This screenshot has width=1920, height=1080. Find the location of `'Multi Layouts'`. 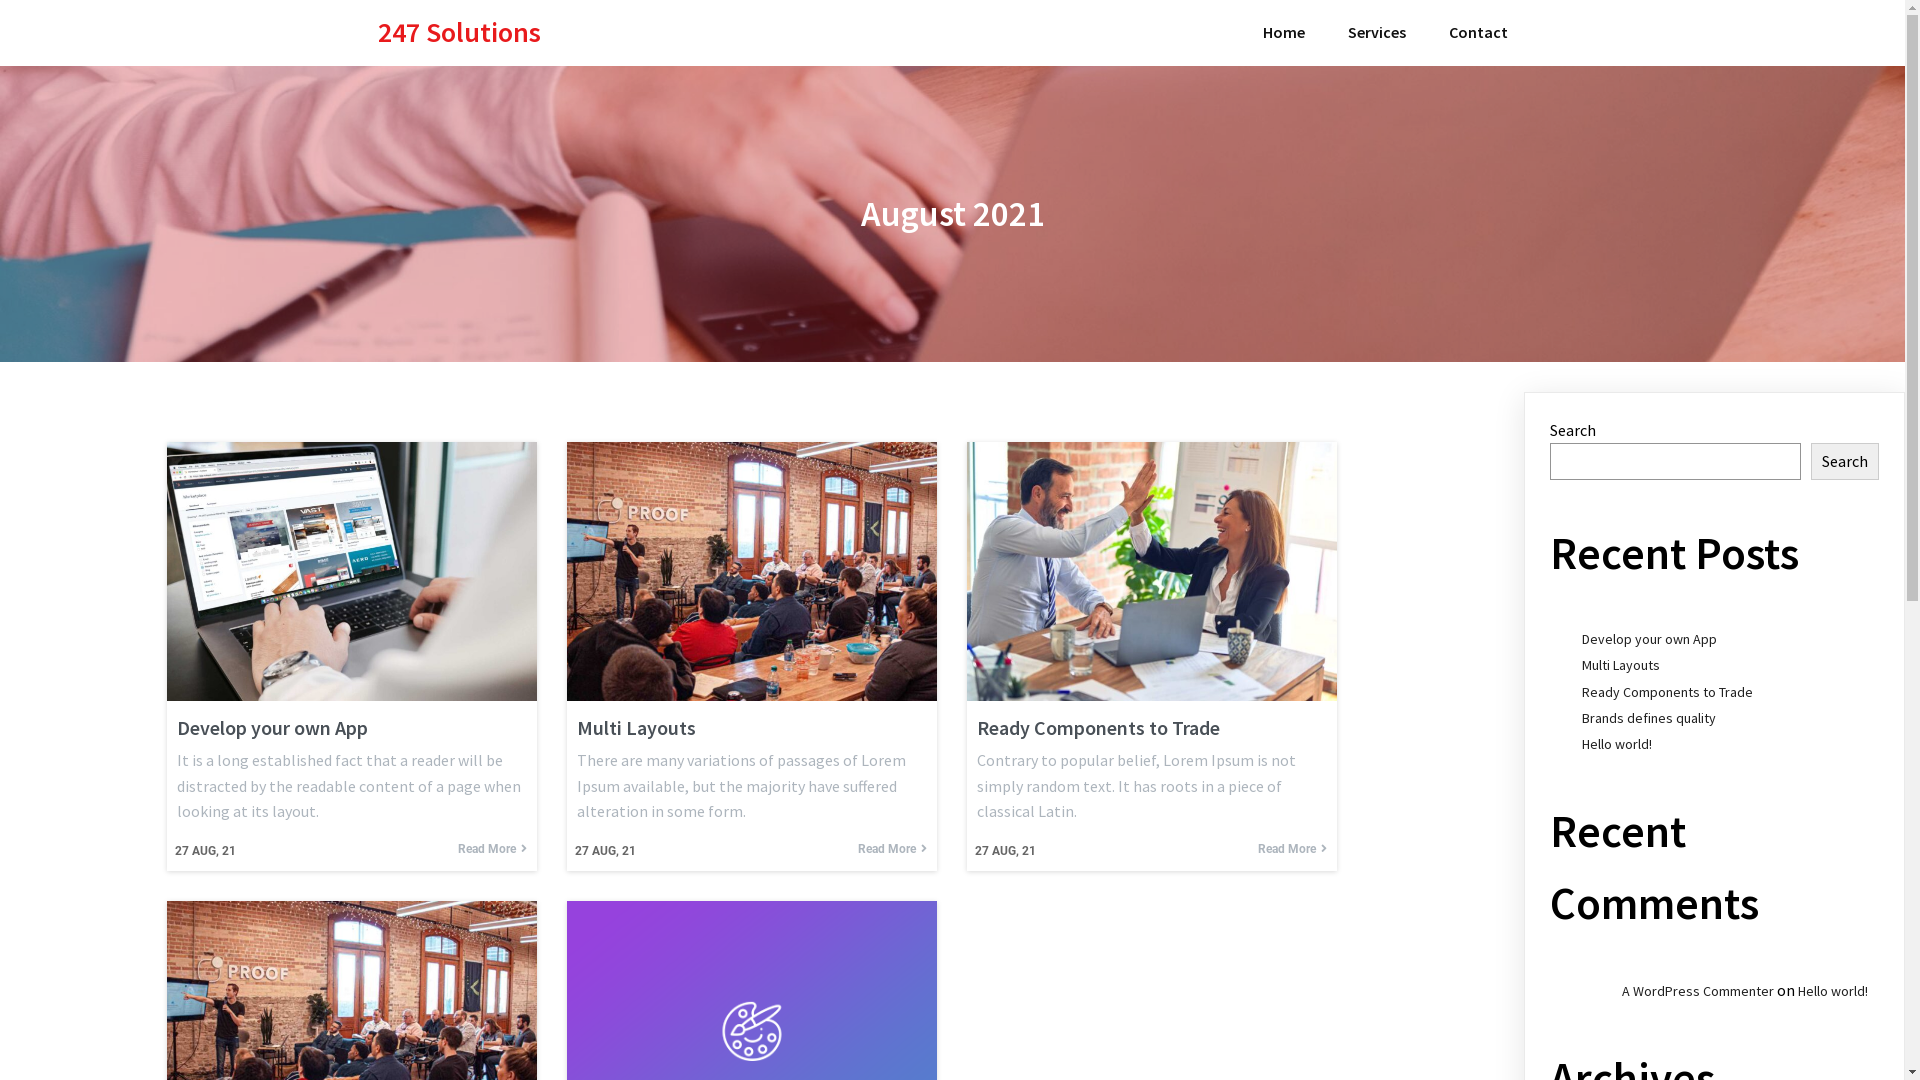

'Multi Layouts' is located at coordinates (751, 728).